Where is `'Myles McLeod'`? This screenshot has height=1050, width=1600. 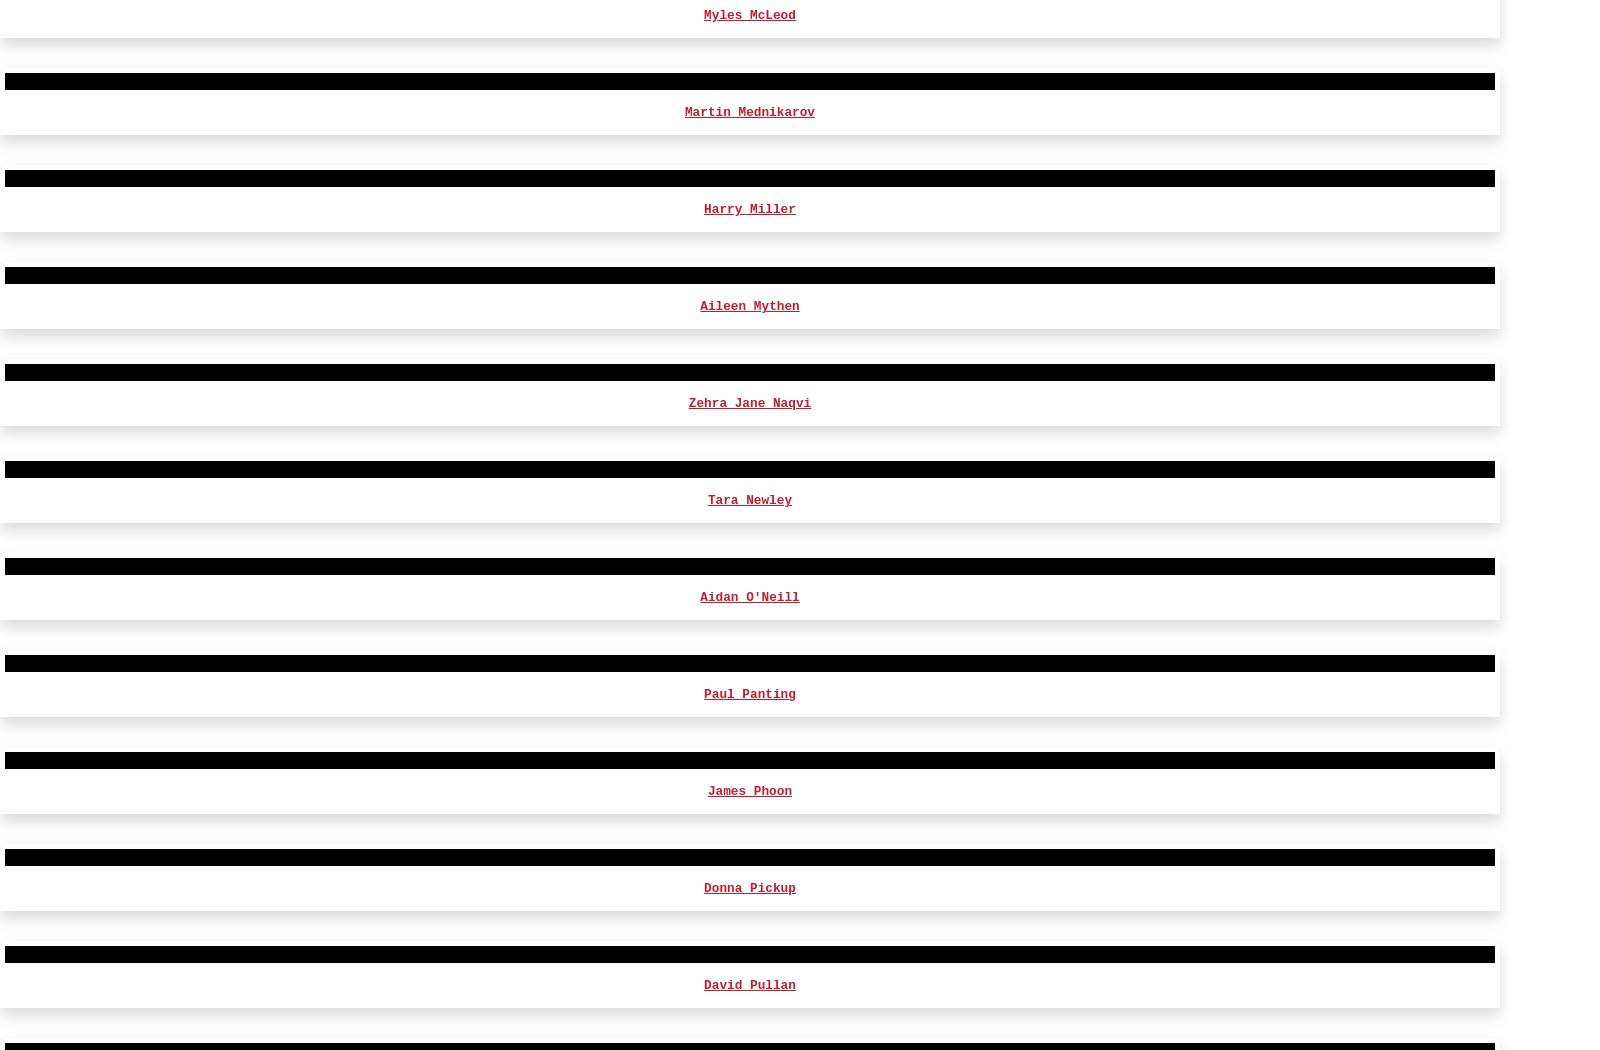 'Myles McLeod' is located at coordinates (704, 1025).